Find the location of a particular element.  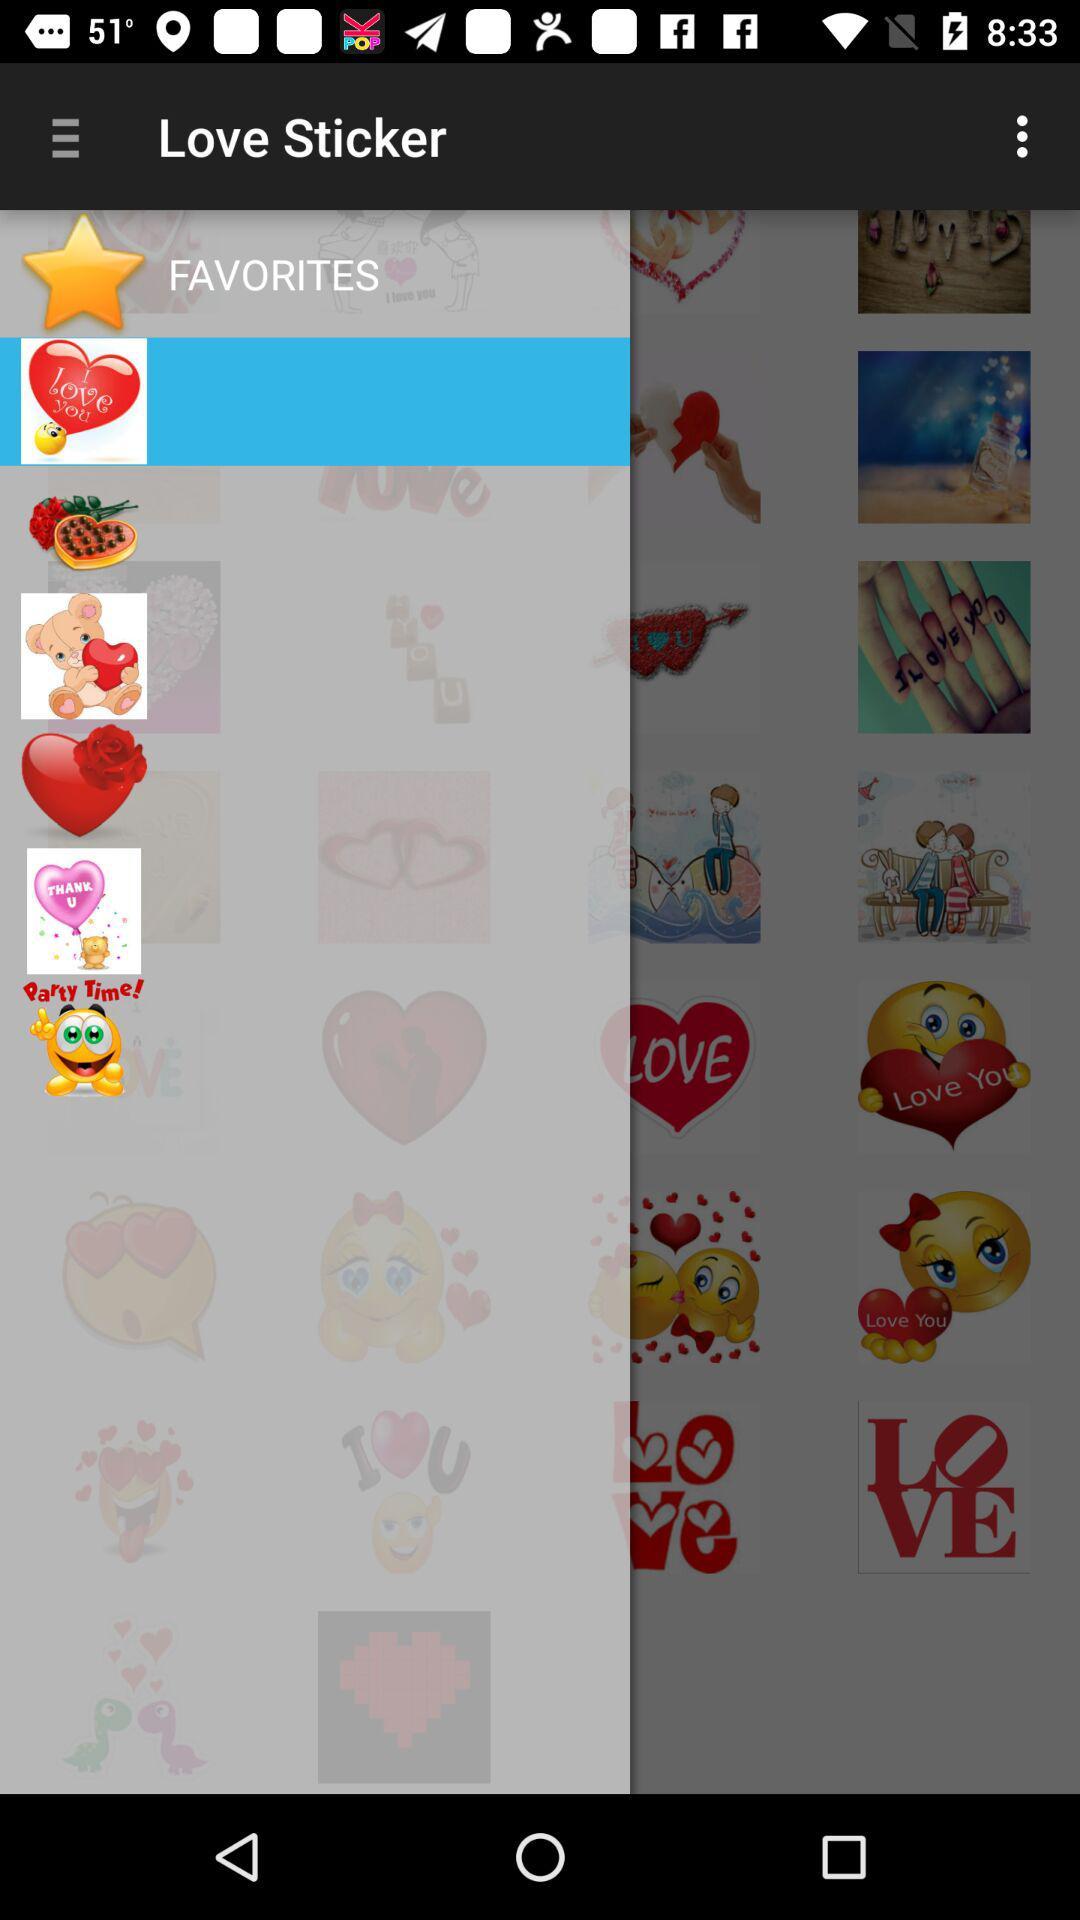

the image above party time is located at coordinates (83, 910).